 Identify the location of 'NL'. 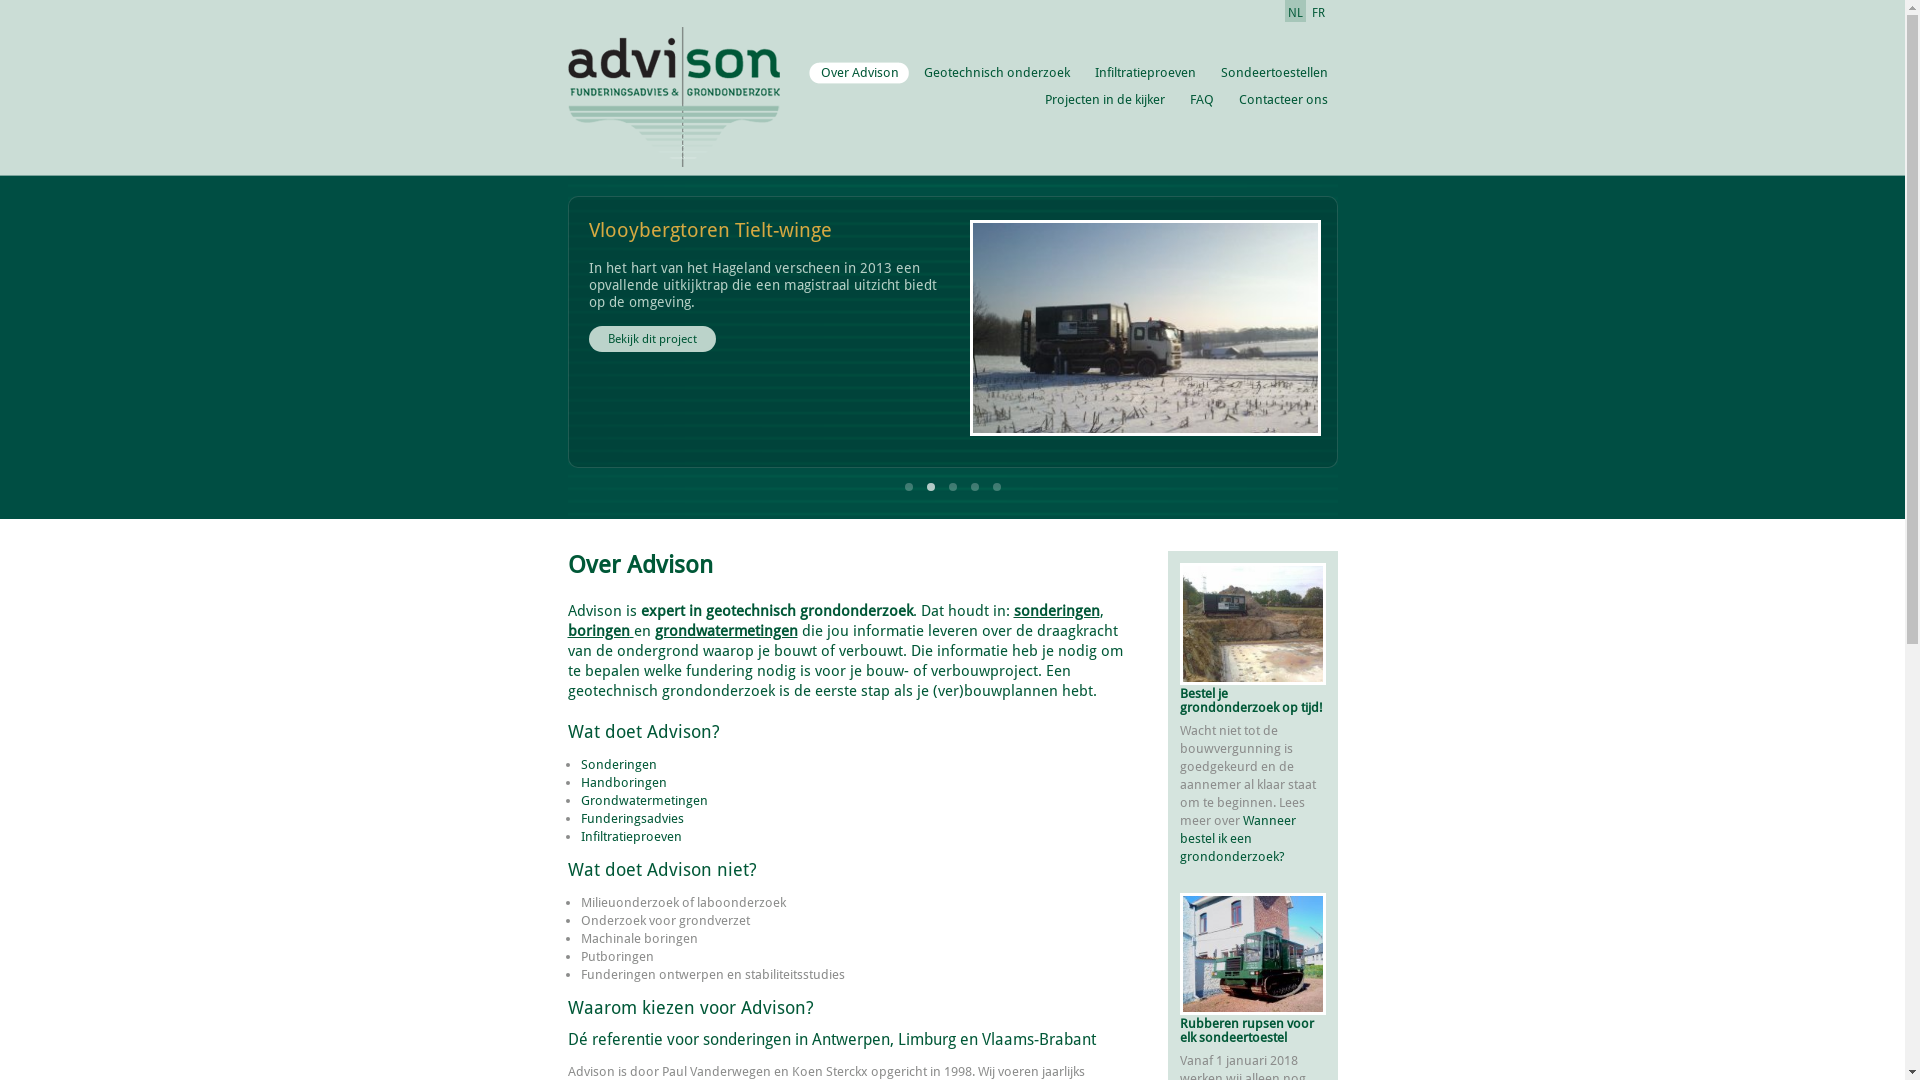
(1283, 11).